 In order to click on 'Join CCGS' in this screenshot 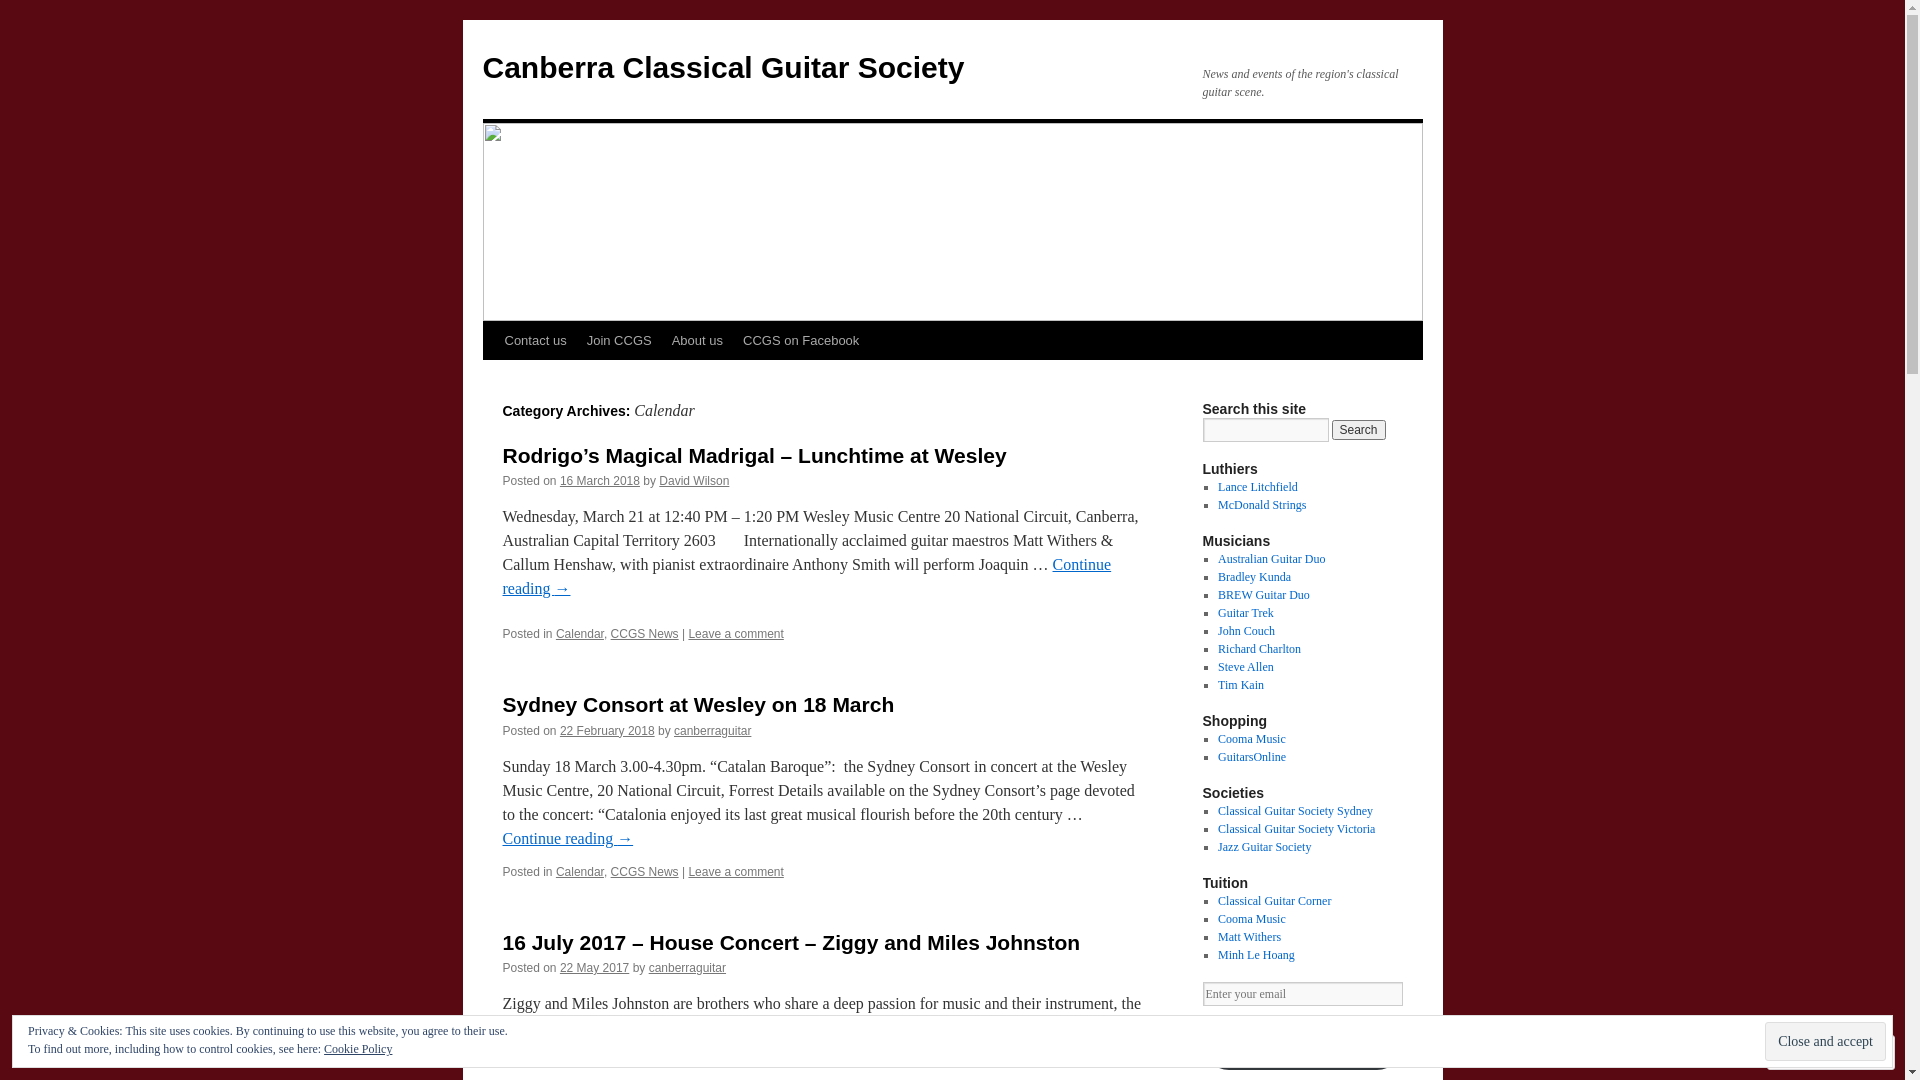, I will do `click(618, 339)`.